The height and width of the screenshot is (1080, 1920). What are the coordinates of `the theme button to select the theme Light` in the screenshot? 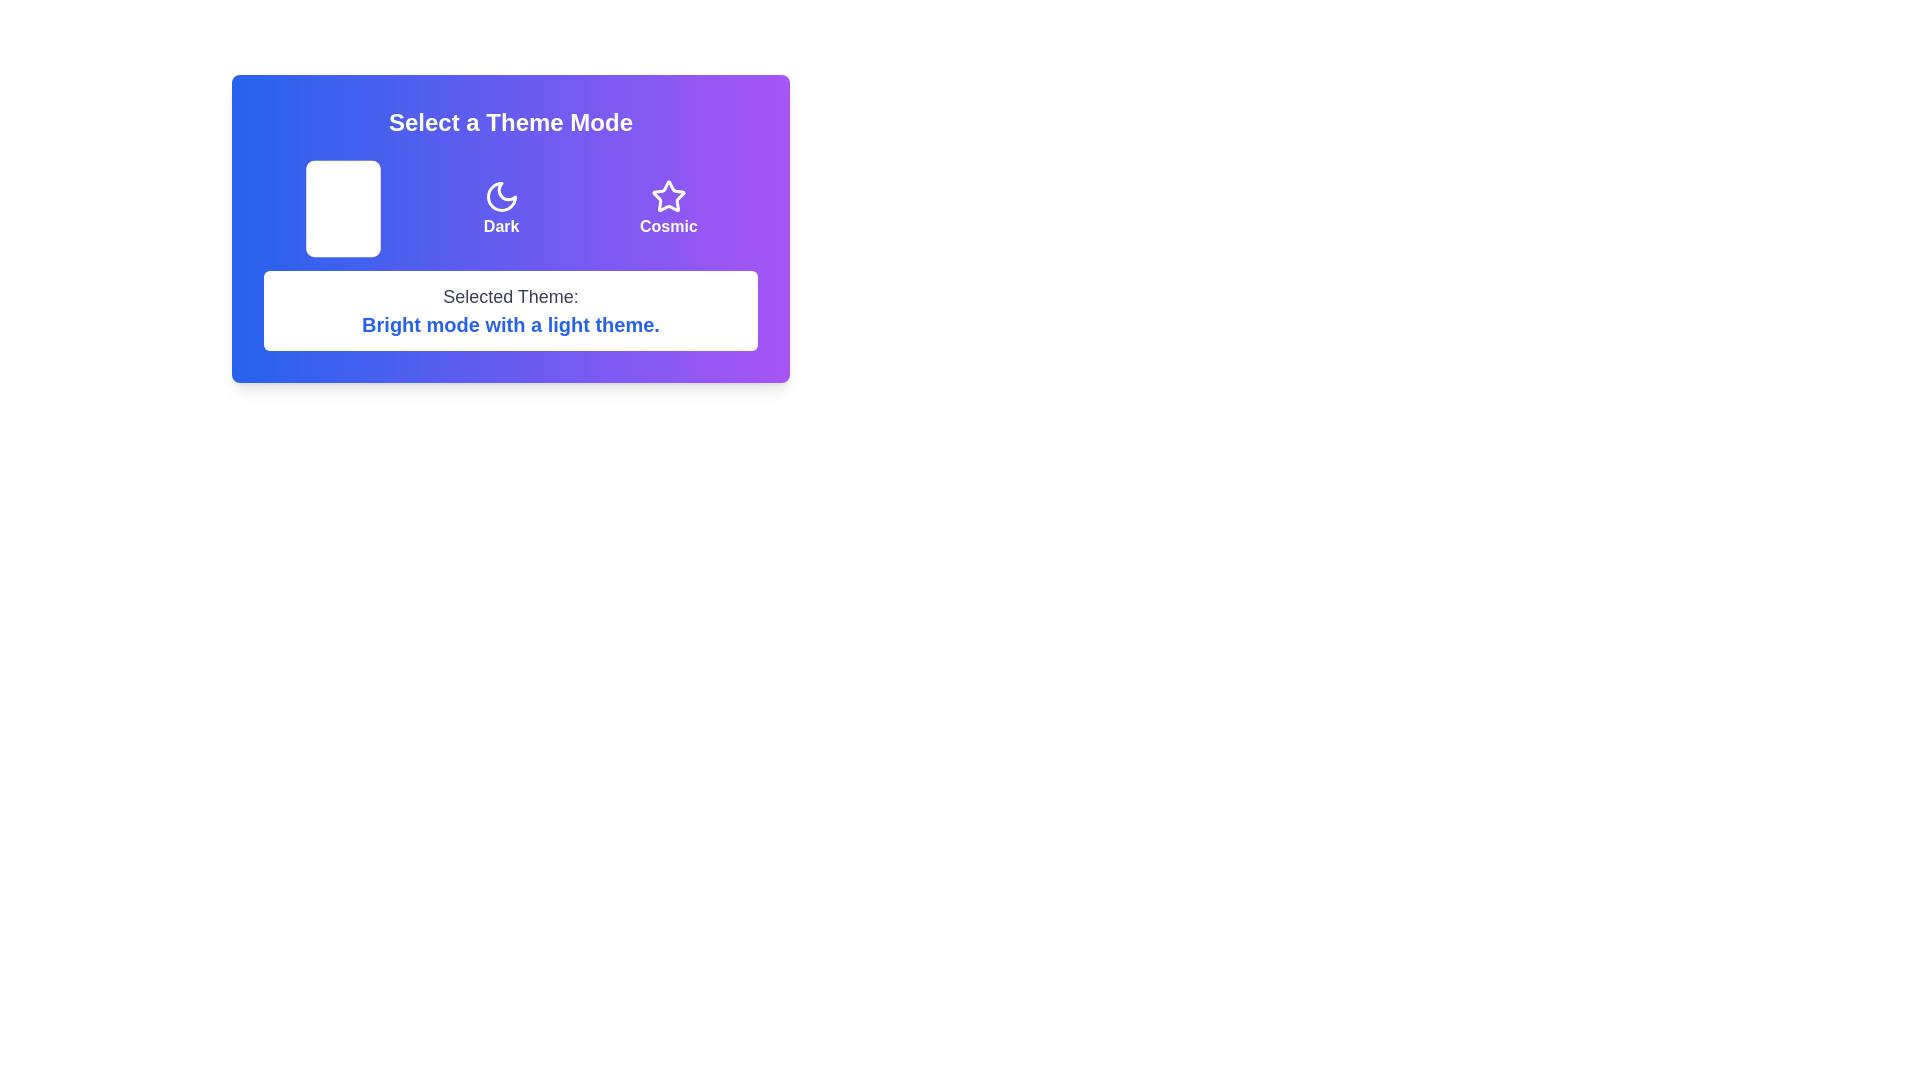 It's located at (343, 208).